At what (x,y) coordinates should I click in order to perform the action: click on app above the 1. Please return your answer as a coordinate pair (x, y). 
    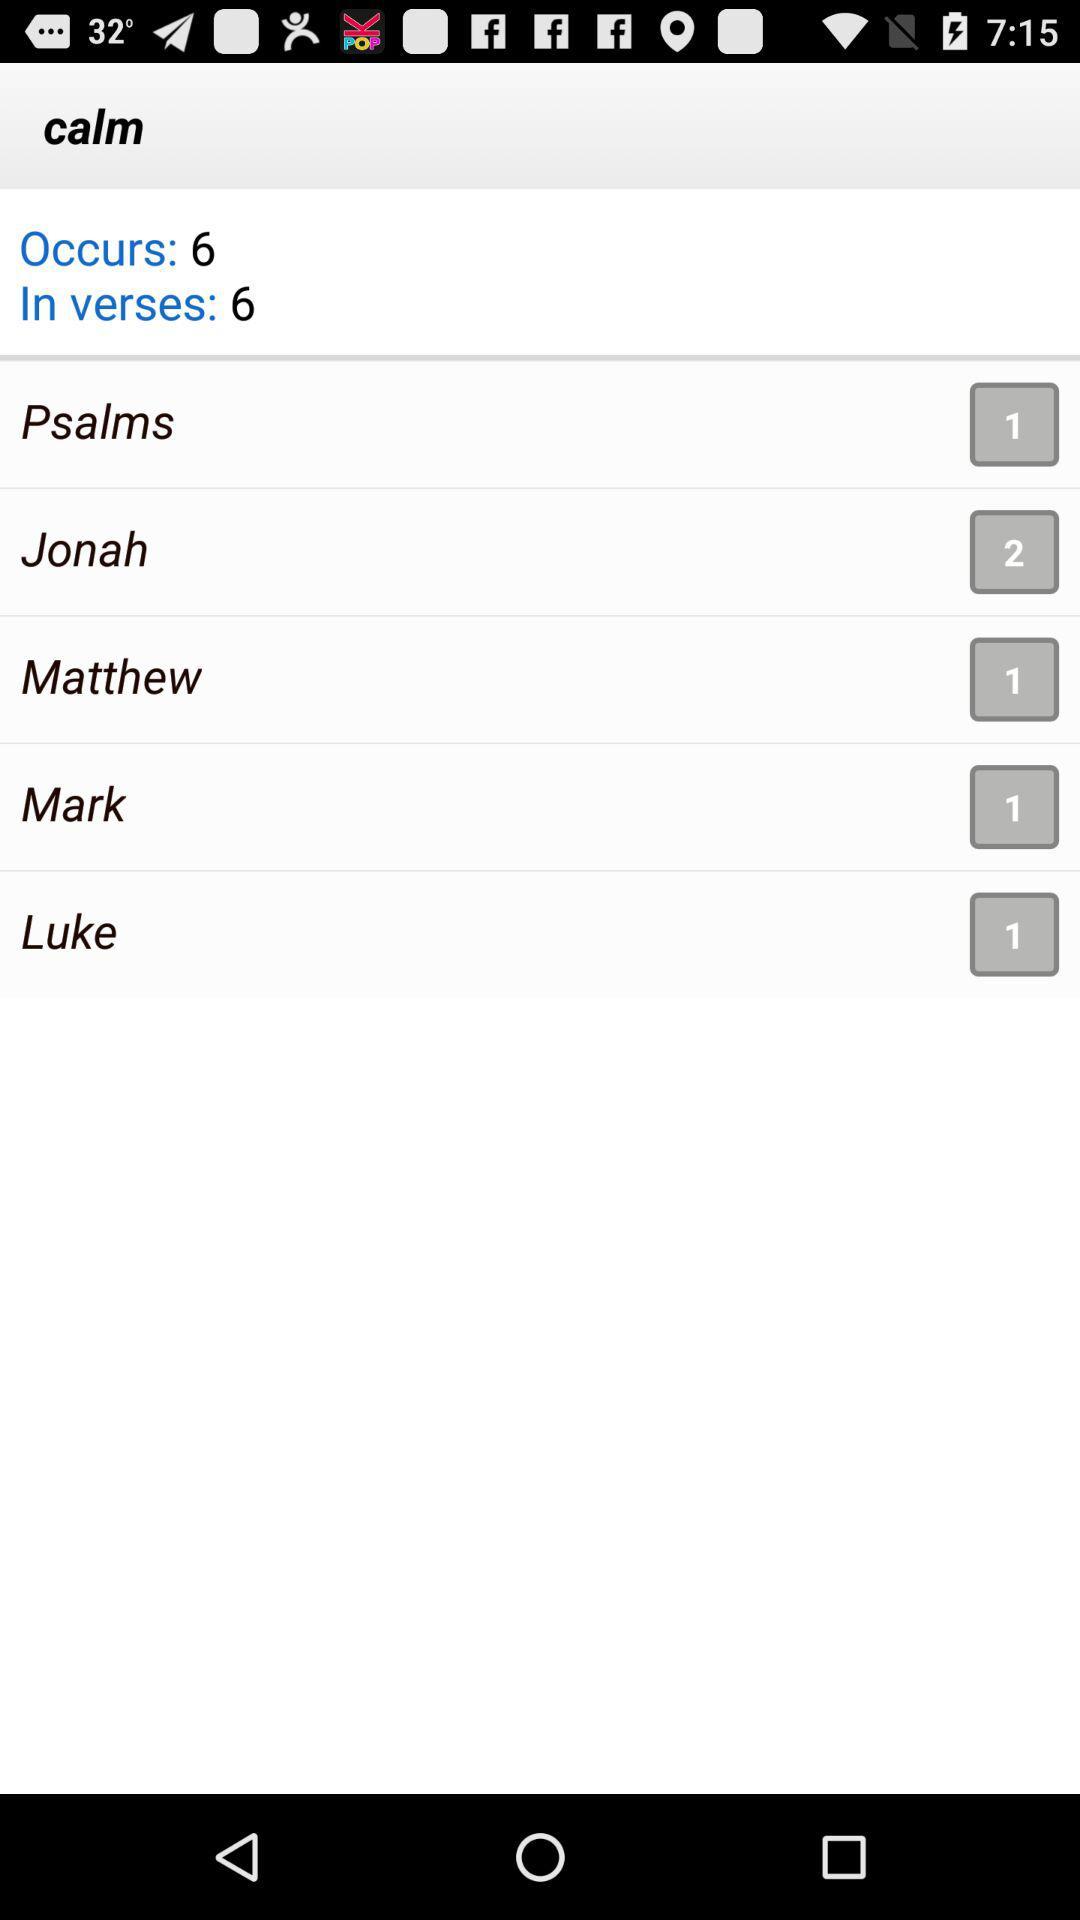
    Looking at the image, I should click on (1014, 552).